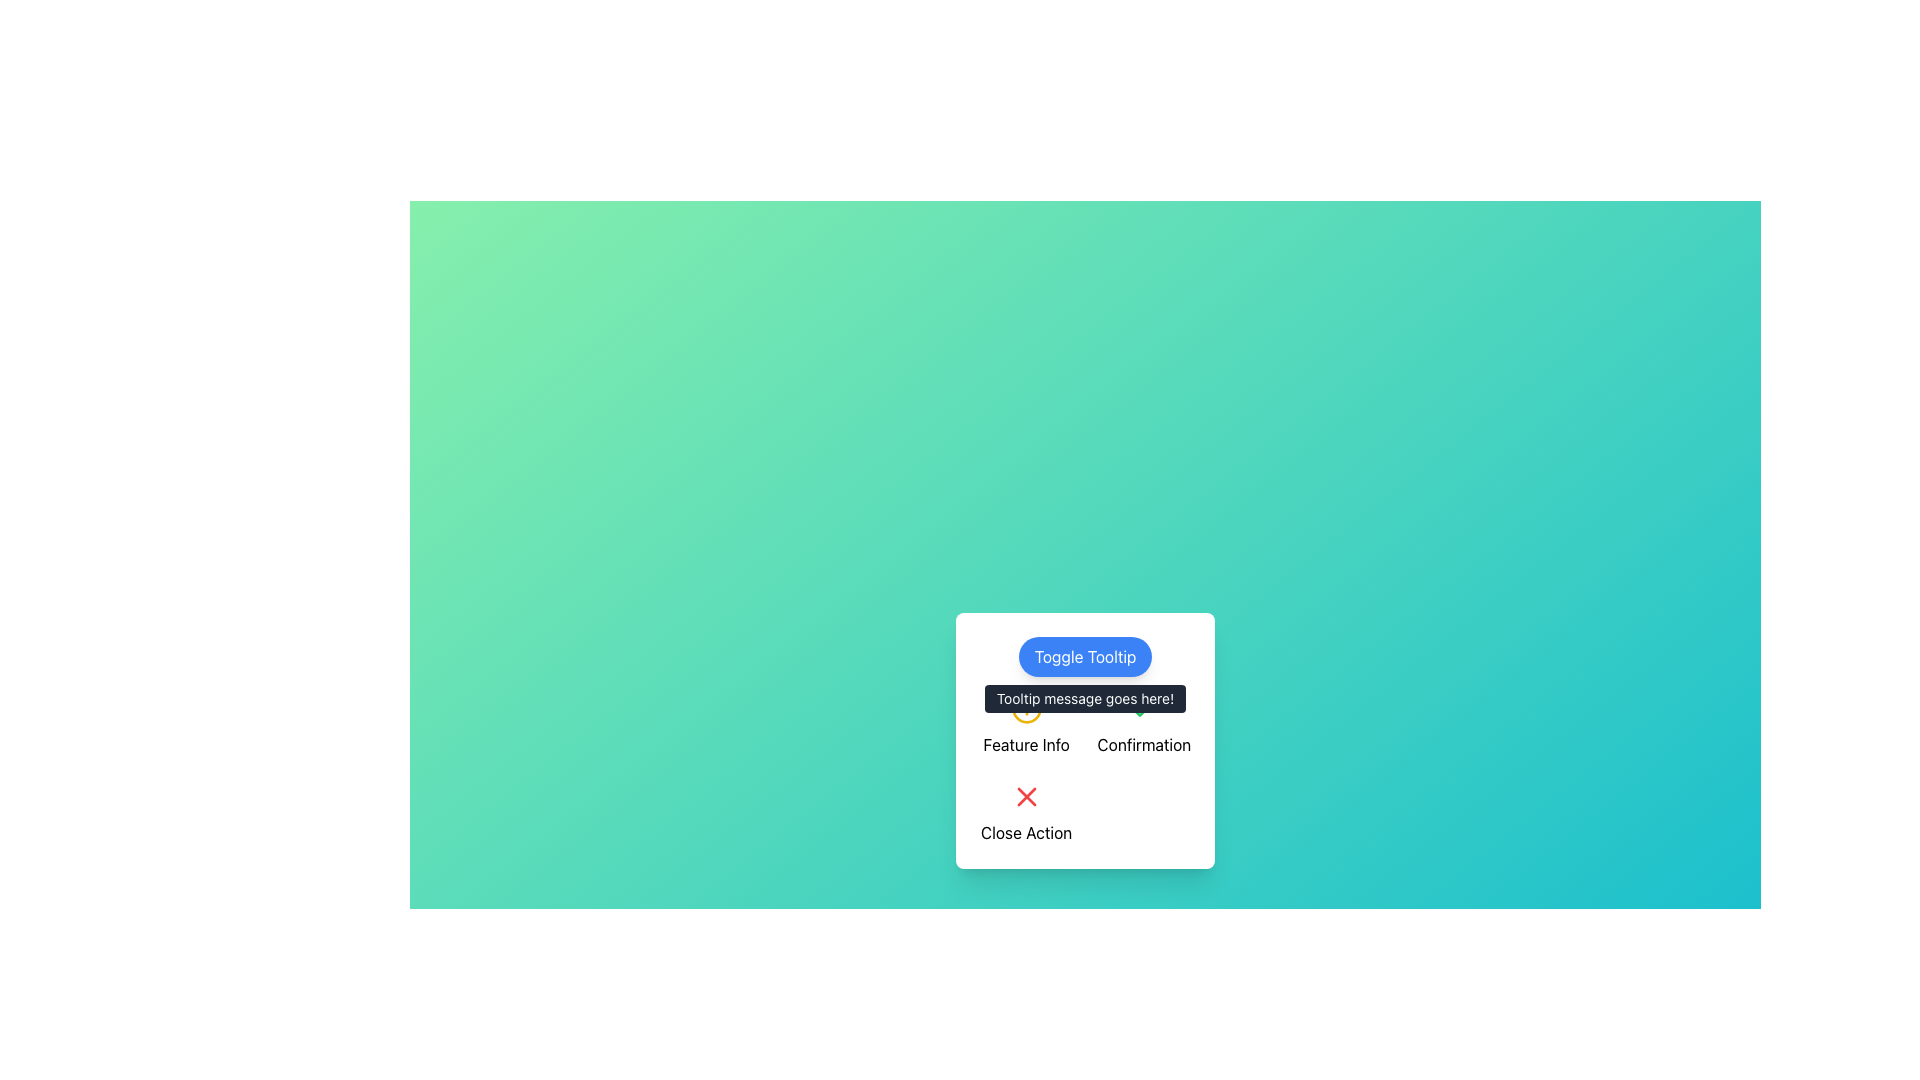 The image size is (1920, 1080). I want to click on the text label that displays 'Confirmation', which is center-aligned and located at the bottom of a vertically stacked group of elements, so click(1144, 744).